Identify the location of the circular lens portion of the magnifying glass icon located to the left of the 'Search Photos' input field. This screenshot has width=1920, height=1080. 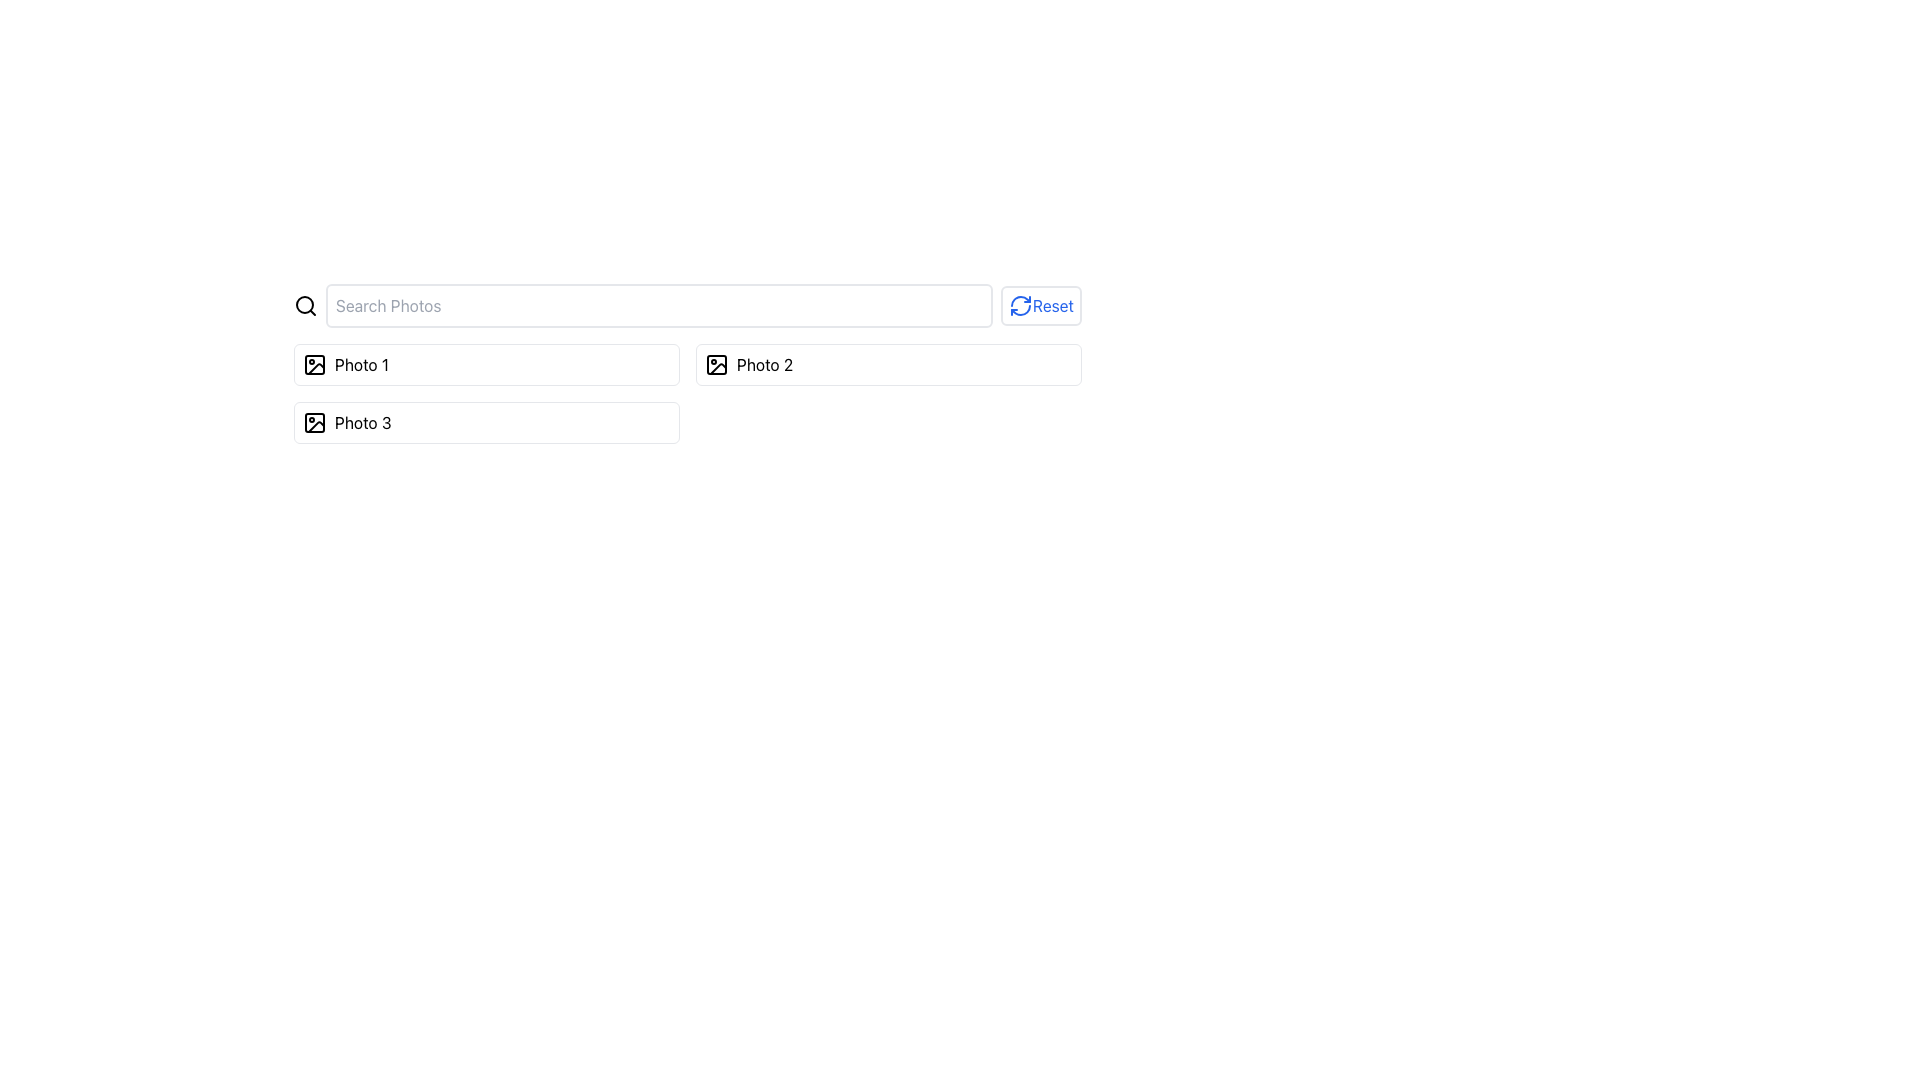
(304, 304).